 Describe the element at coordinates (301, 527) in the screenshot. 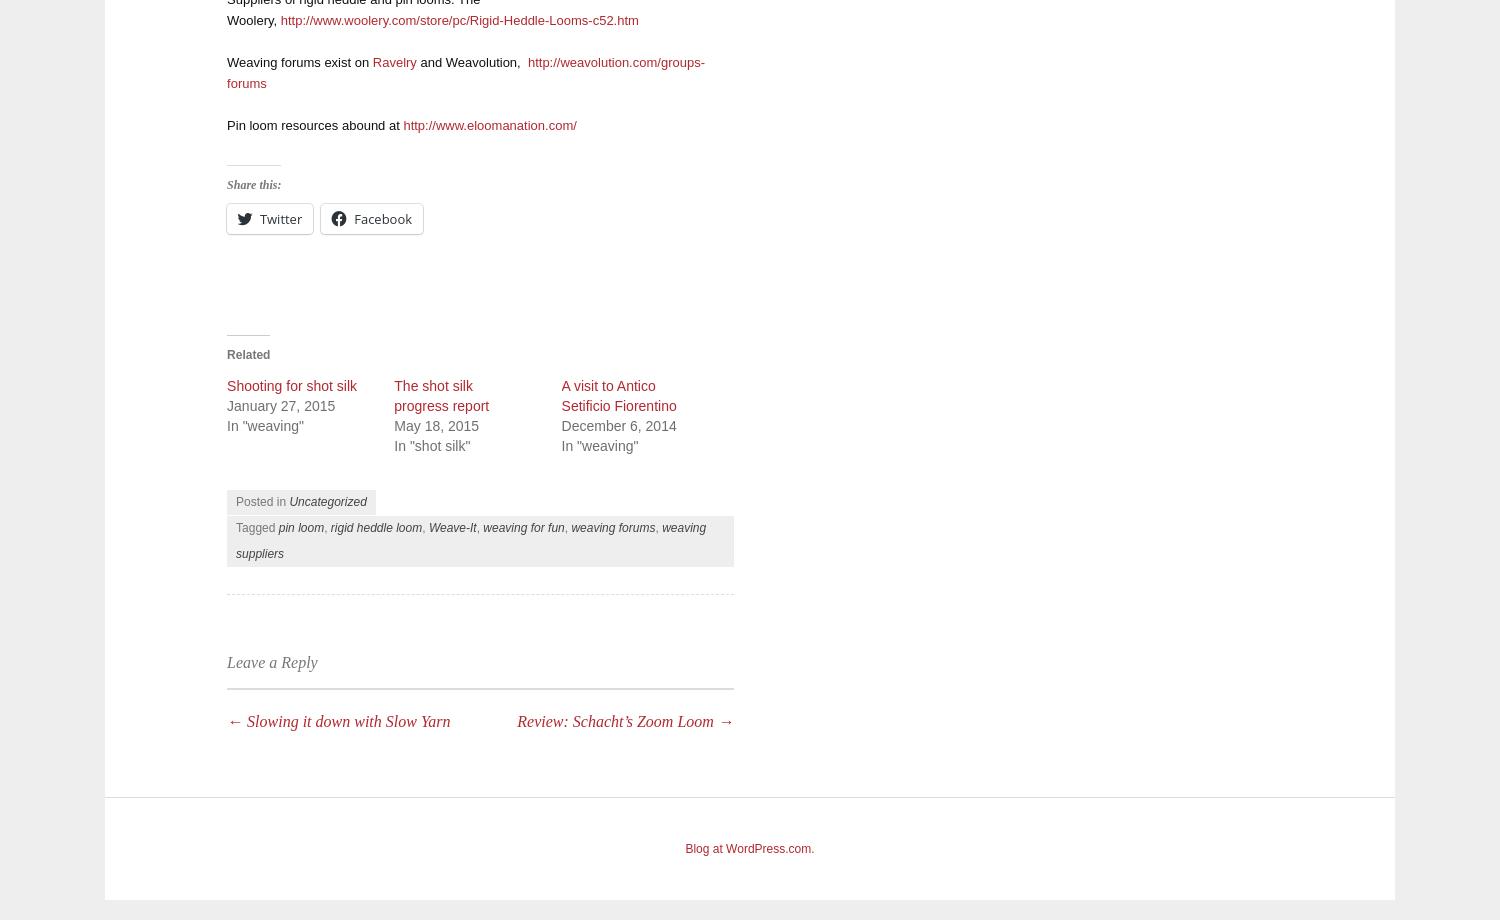

I see `'pin loom'` at that location.